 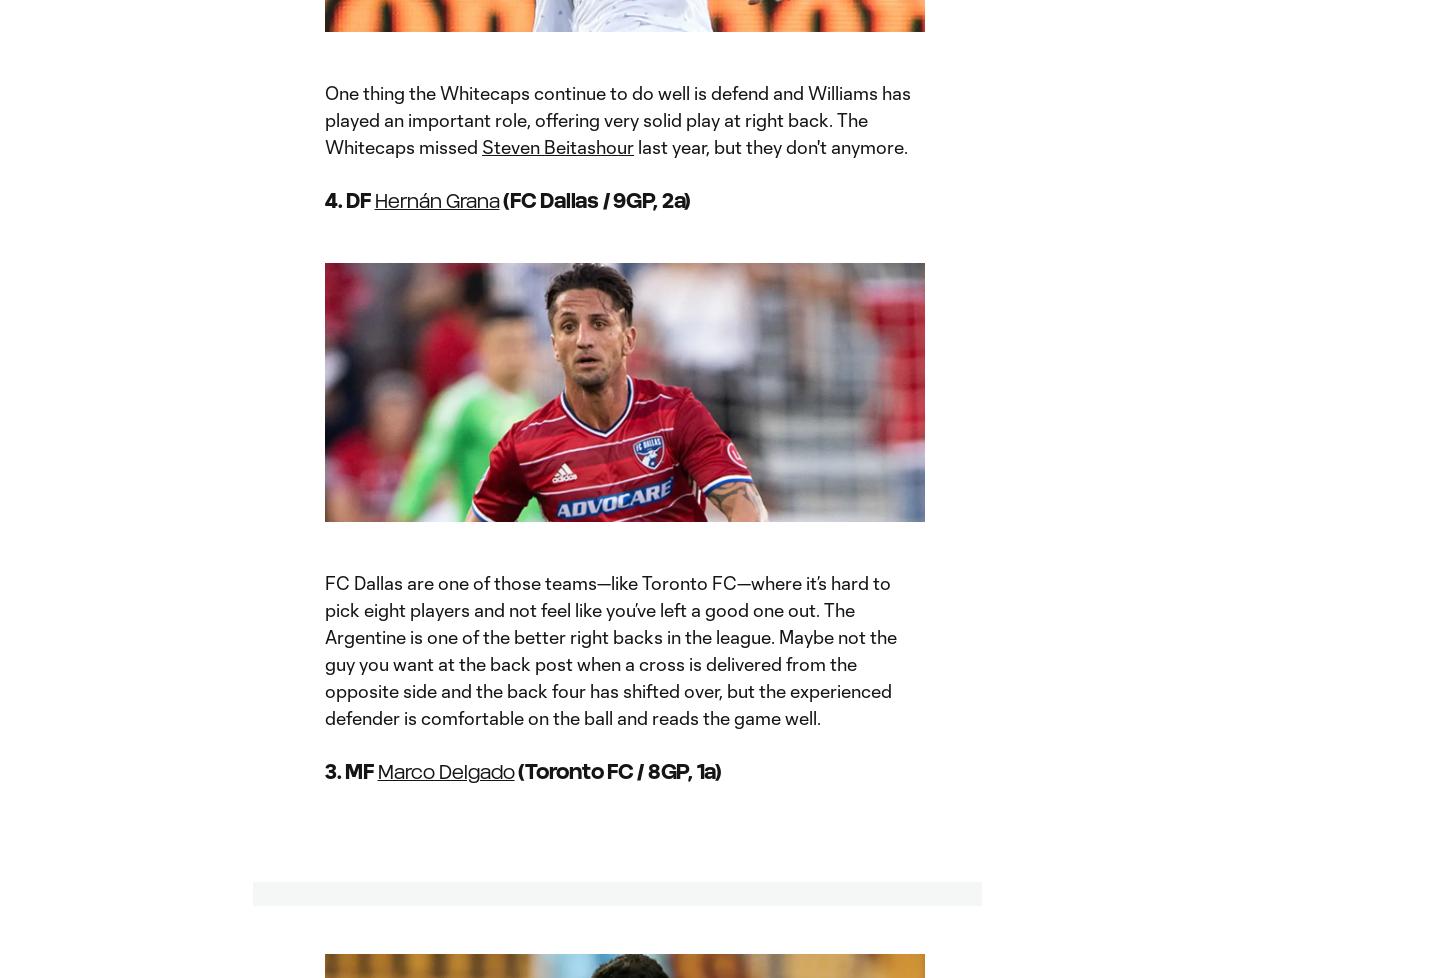 I want to click on 'One thing the Whitecaps continue to do well is defend and Williams has played an important role, offering very solid play at right back. The Whitecaps missed', so click(x=616, y=119).